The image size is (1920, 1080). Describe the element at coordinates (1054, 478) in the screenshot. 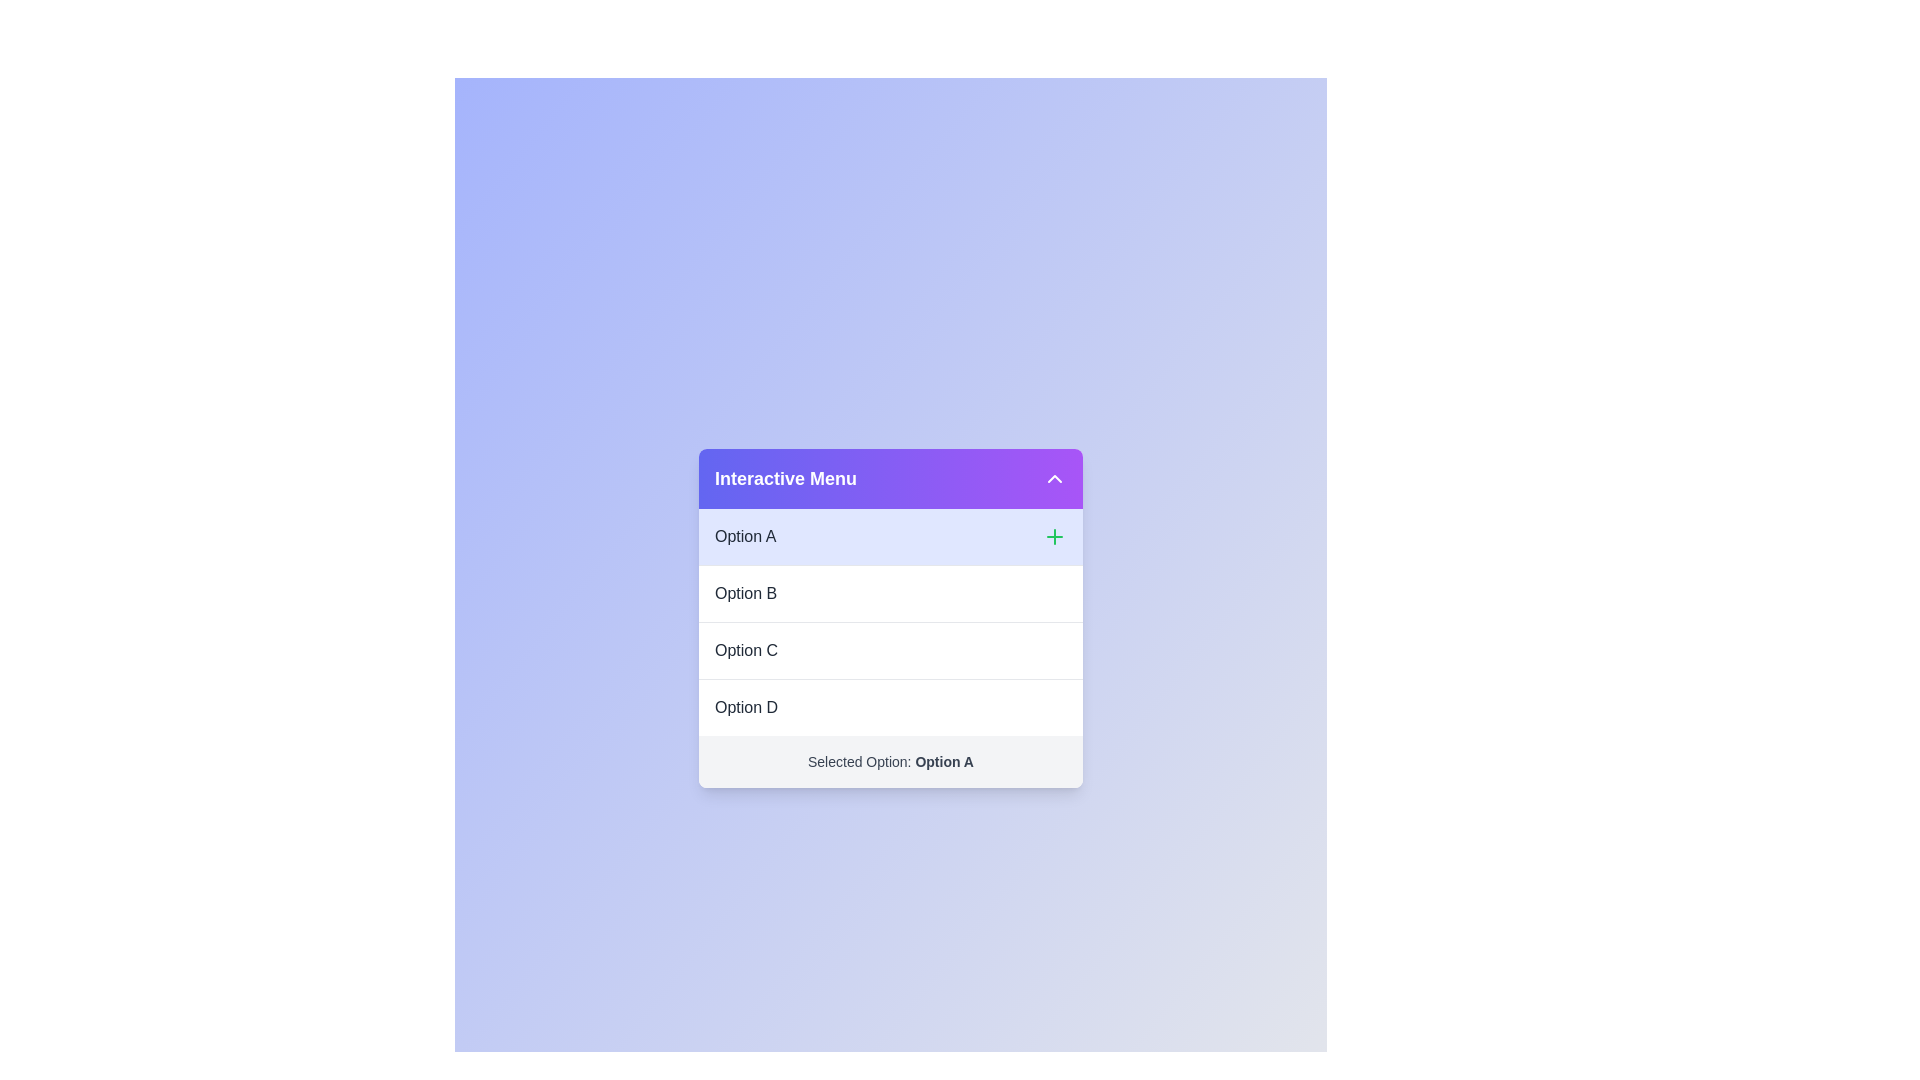

I see `the toggle button to toggle the menu open/close state` at that location.